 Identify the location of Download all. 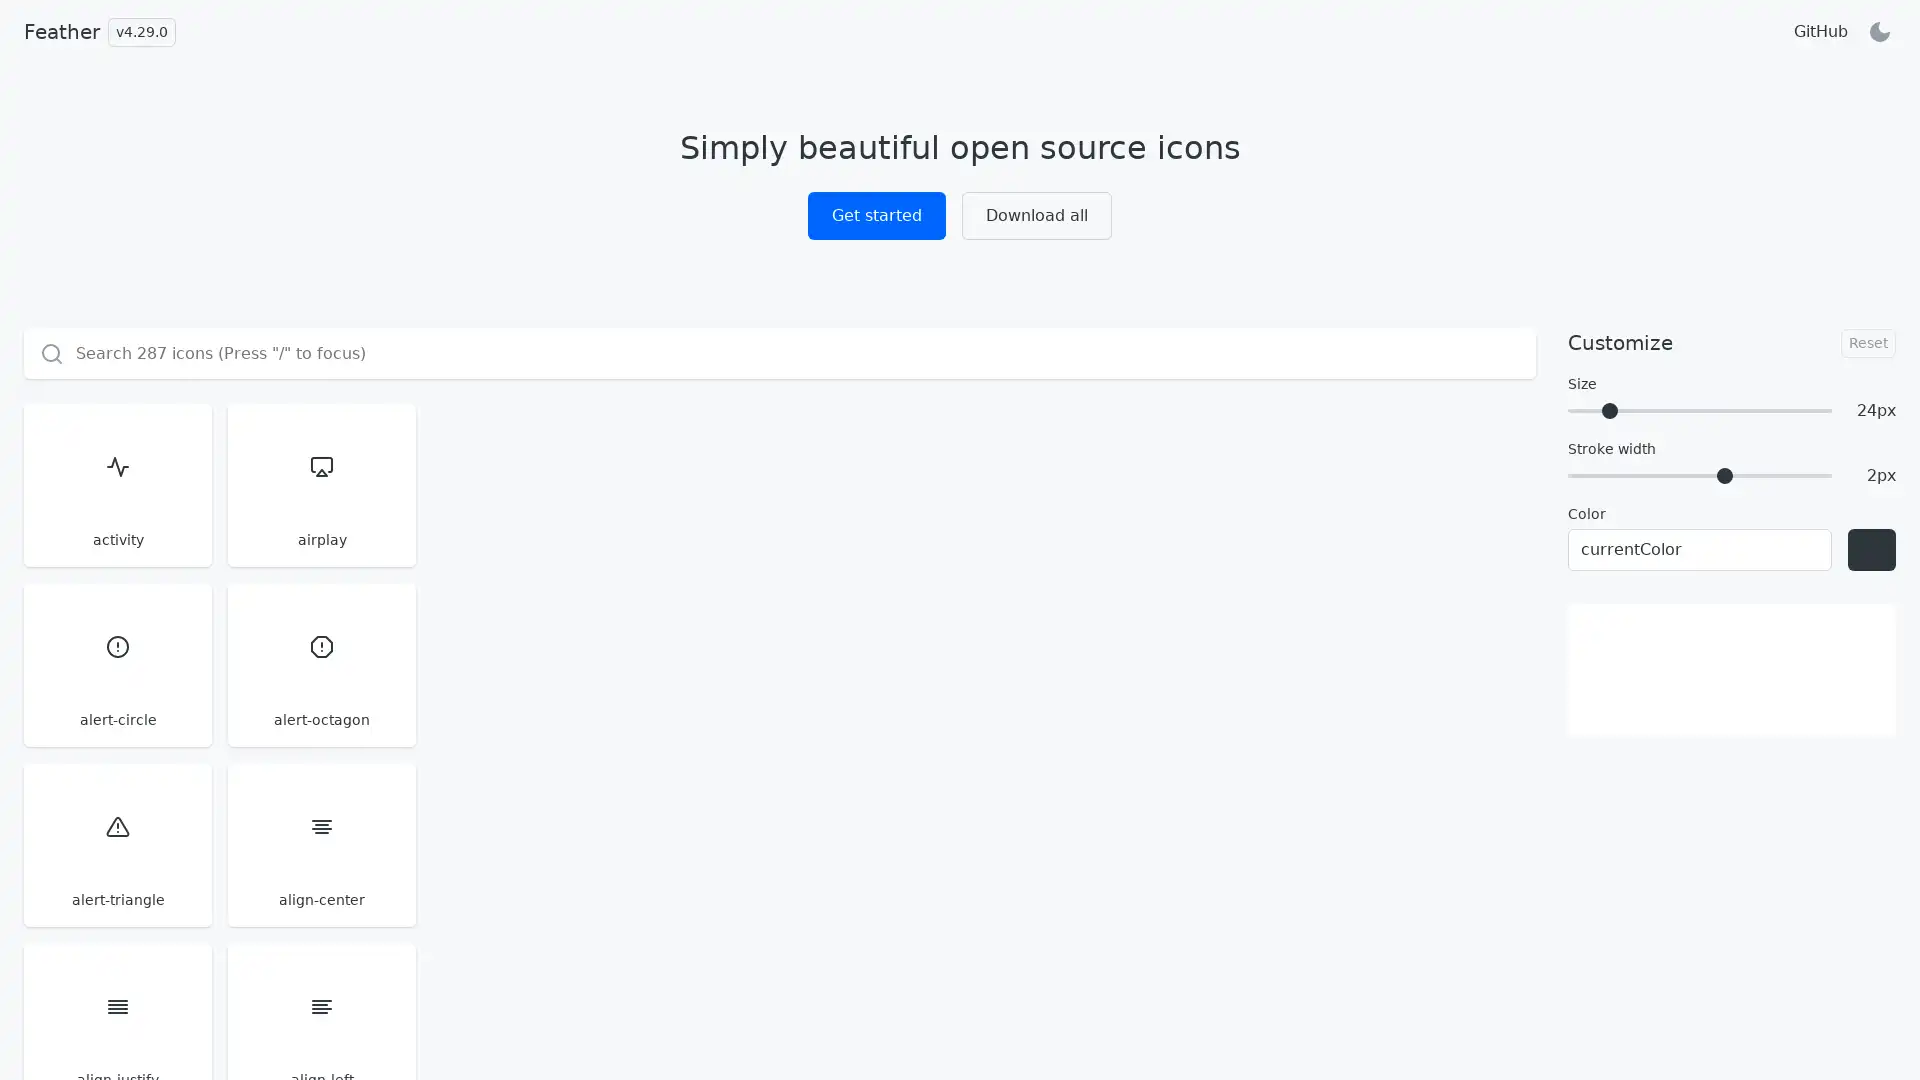
(1036, 216).